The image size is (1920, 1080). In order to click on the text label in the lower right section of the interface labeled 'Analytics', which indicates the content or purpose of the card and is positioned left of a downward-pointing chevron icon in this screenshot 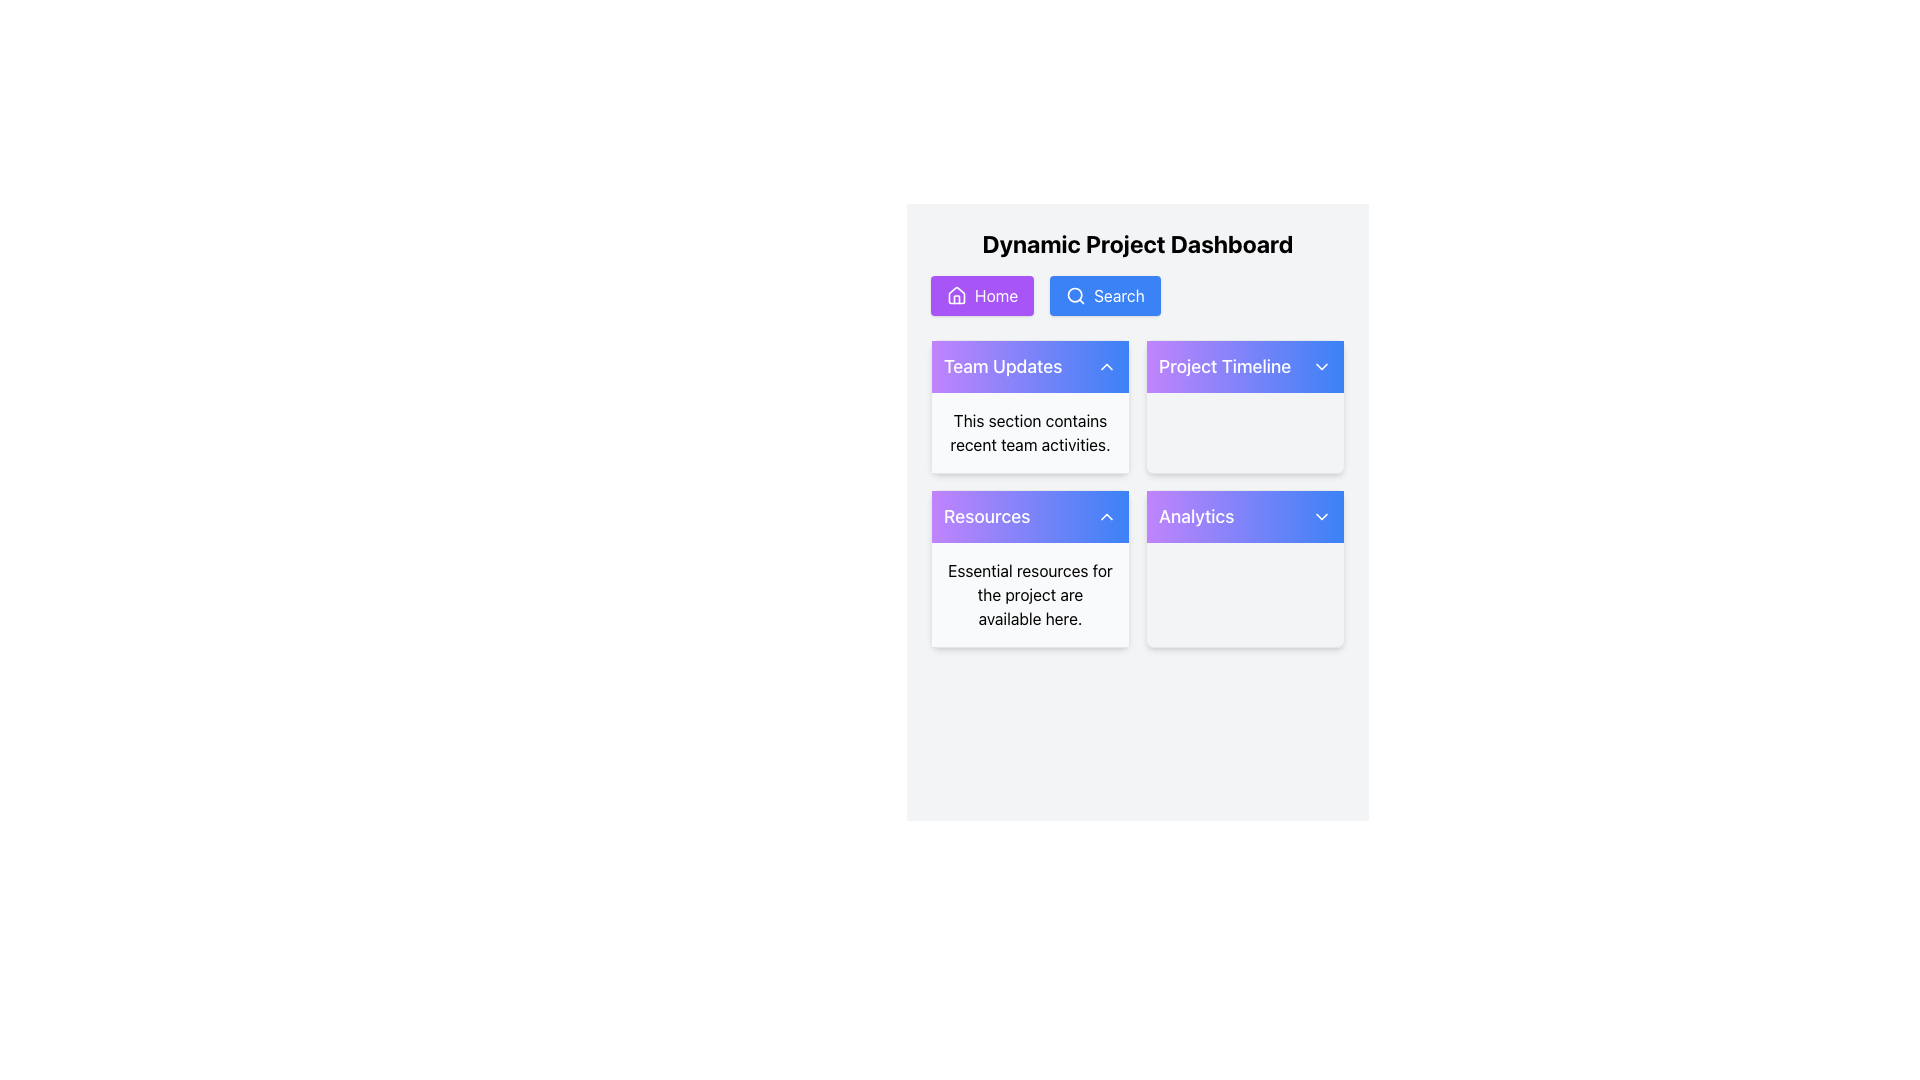, I will do `click(1196, 515)`.